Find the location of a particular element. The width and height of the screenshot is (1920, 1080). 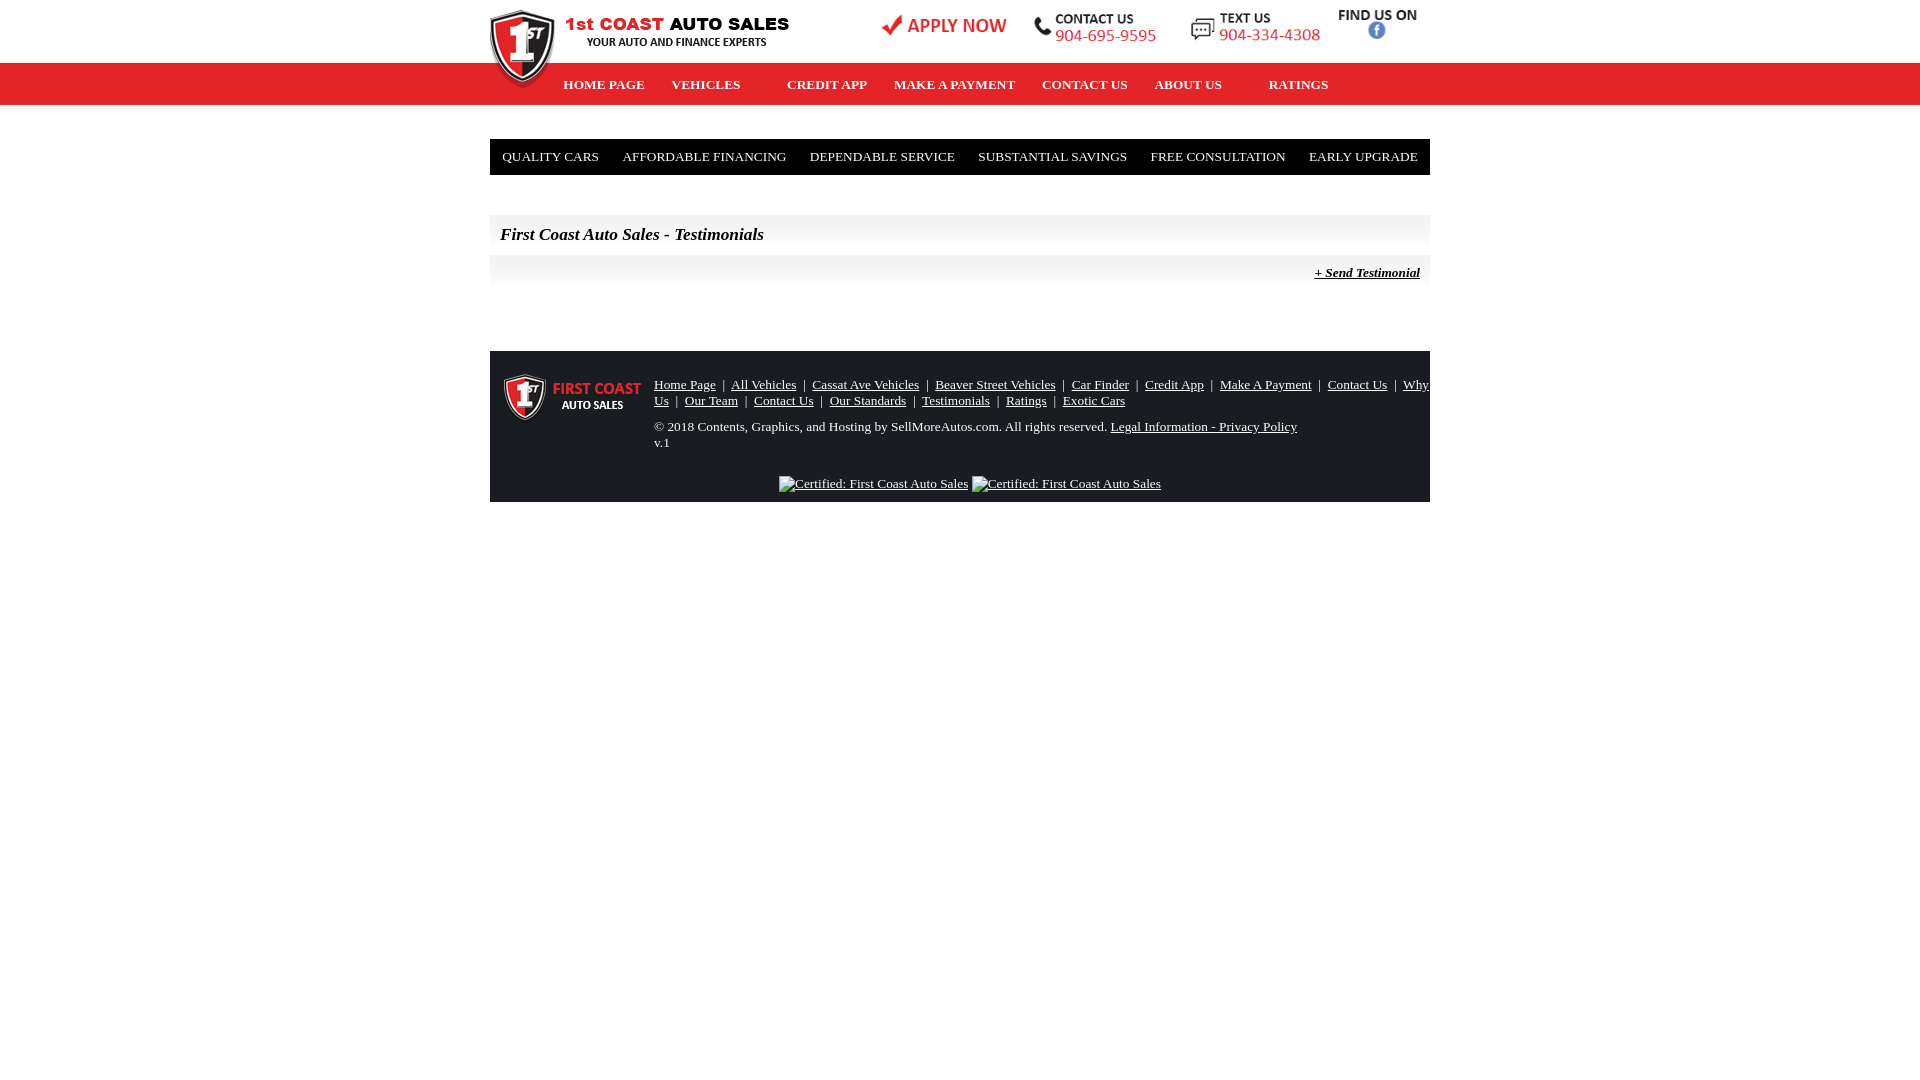

'QUALITY CARS' is located at coordinates (550, 156).